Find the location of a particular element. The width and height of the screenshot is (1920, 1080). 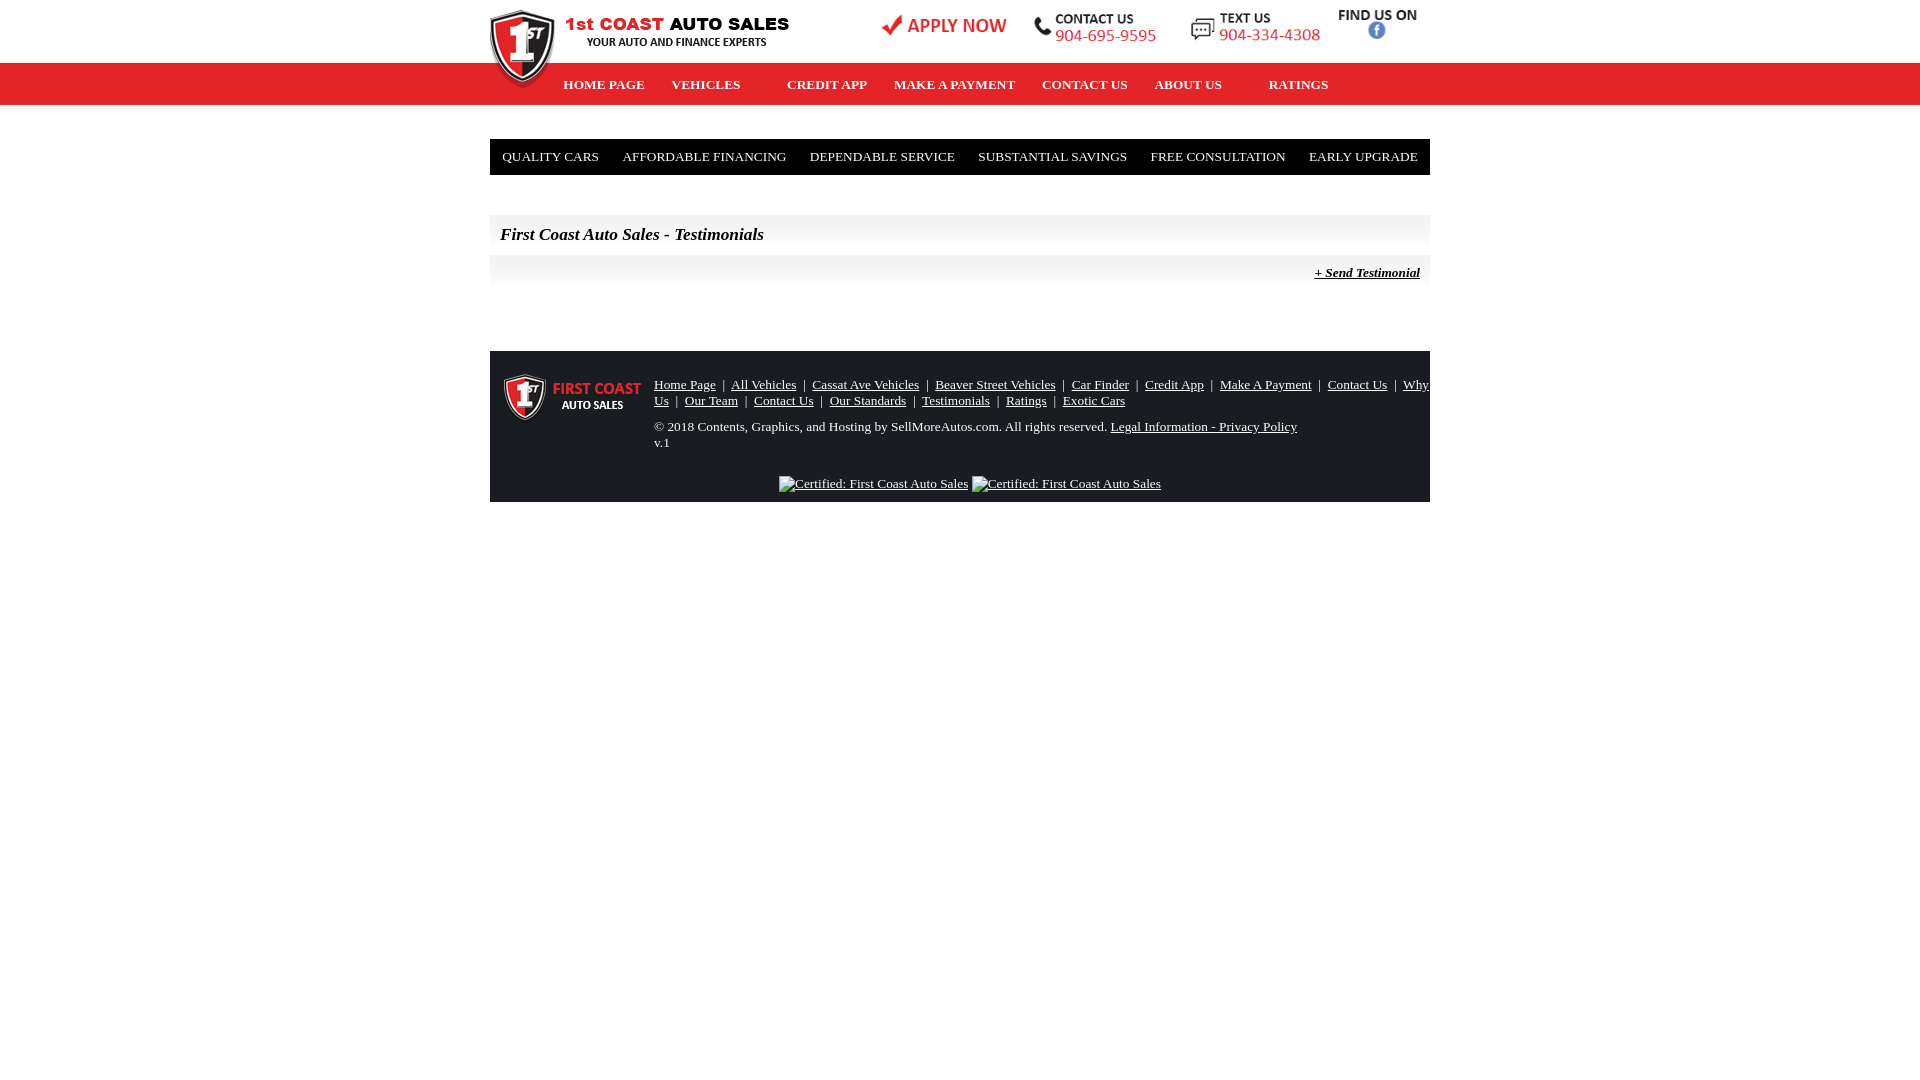

'QUALITY CARS' is located at coordinates (550, 156).